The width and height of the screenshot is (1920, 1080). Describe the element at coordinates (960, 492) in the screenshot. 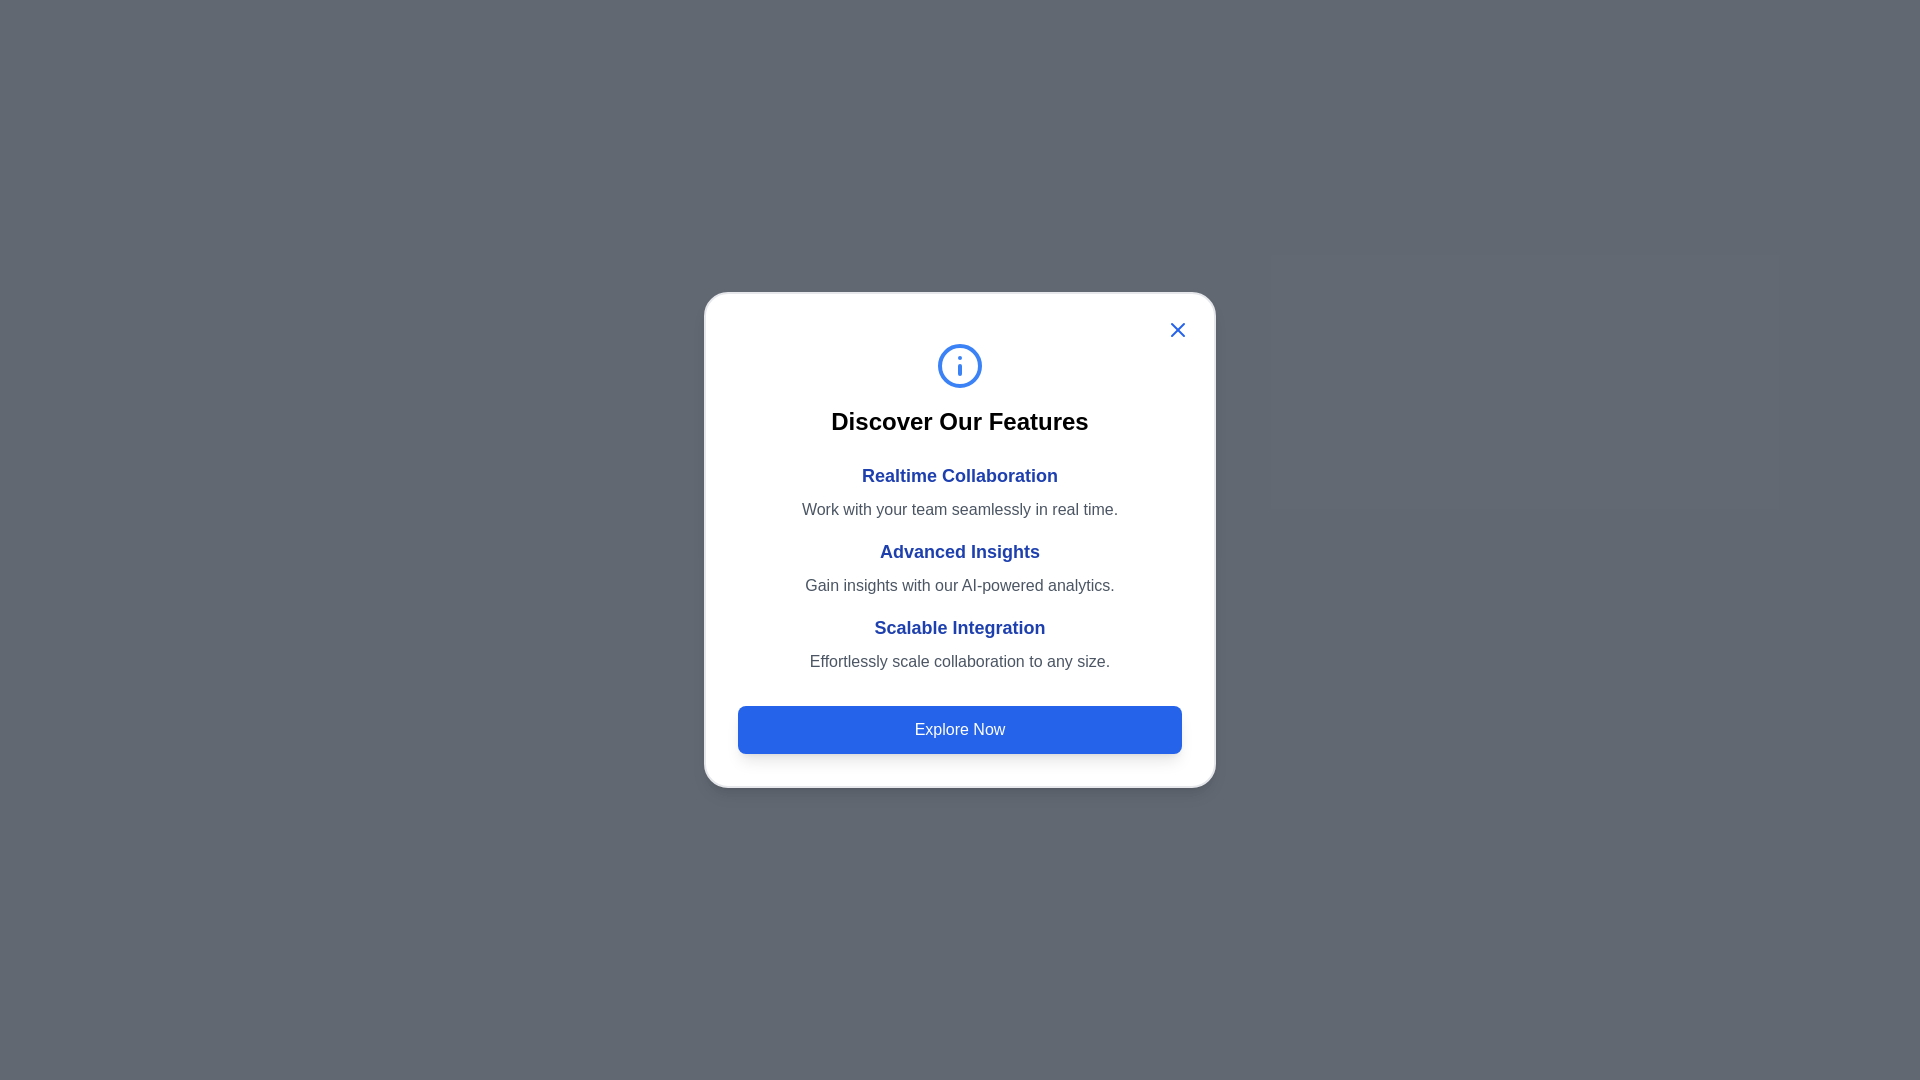

I see `the text content of the 'Realtime Collaboration' feature description located directly below the 'Discover Our Features' title in the main modal` at that location.